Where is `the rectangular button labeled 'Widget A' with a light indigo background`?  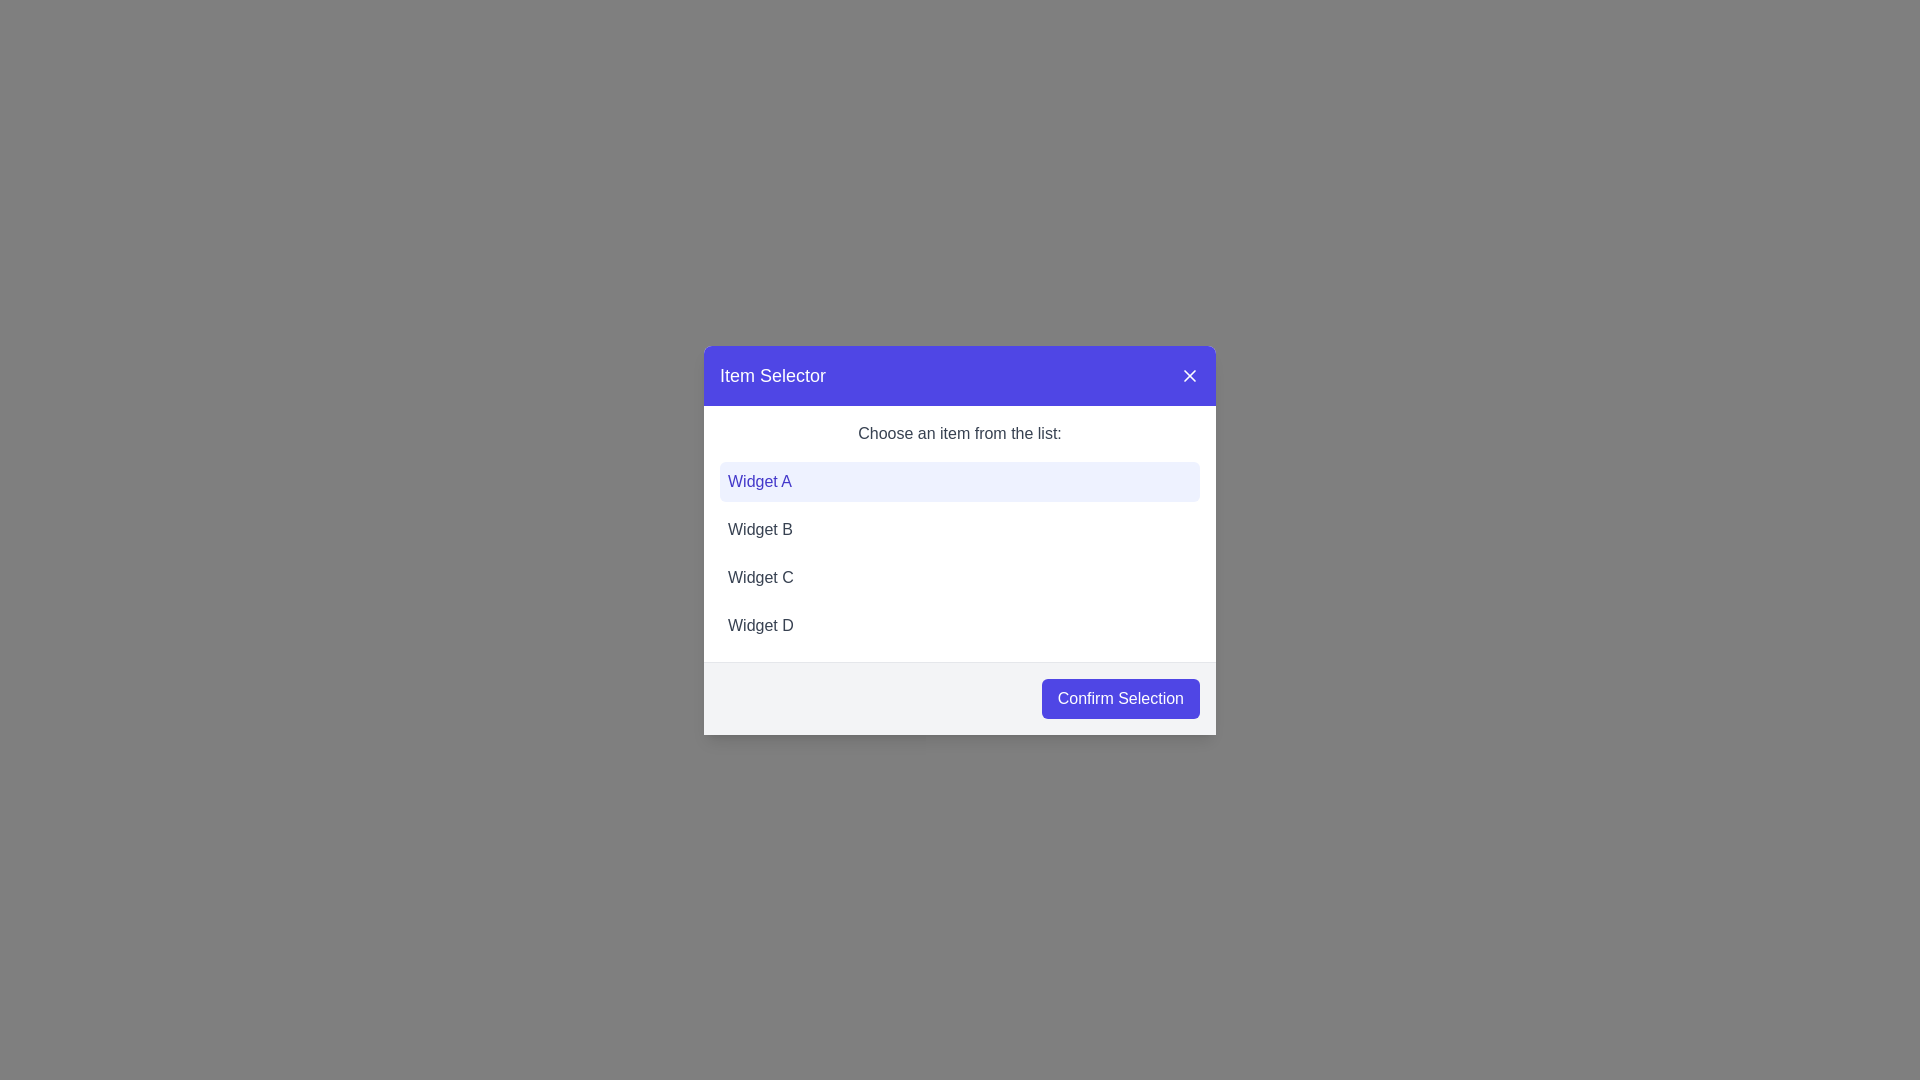
the rectangular button labeled 'Widget A' with a light indigo background is located at coordinates (960, 481).